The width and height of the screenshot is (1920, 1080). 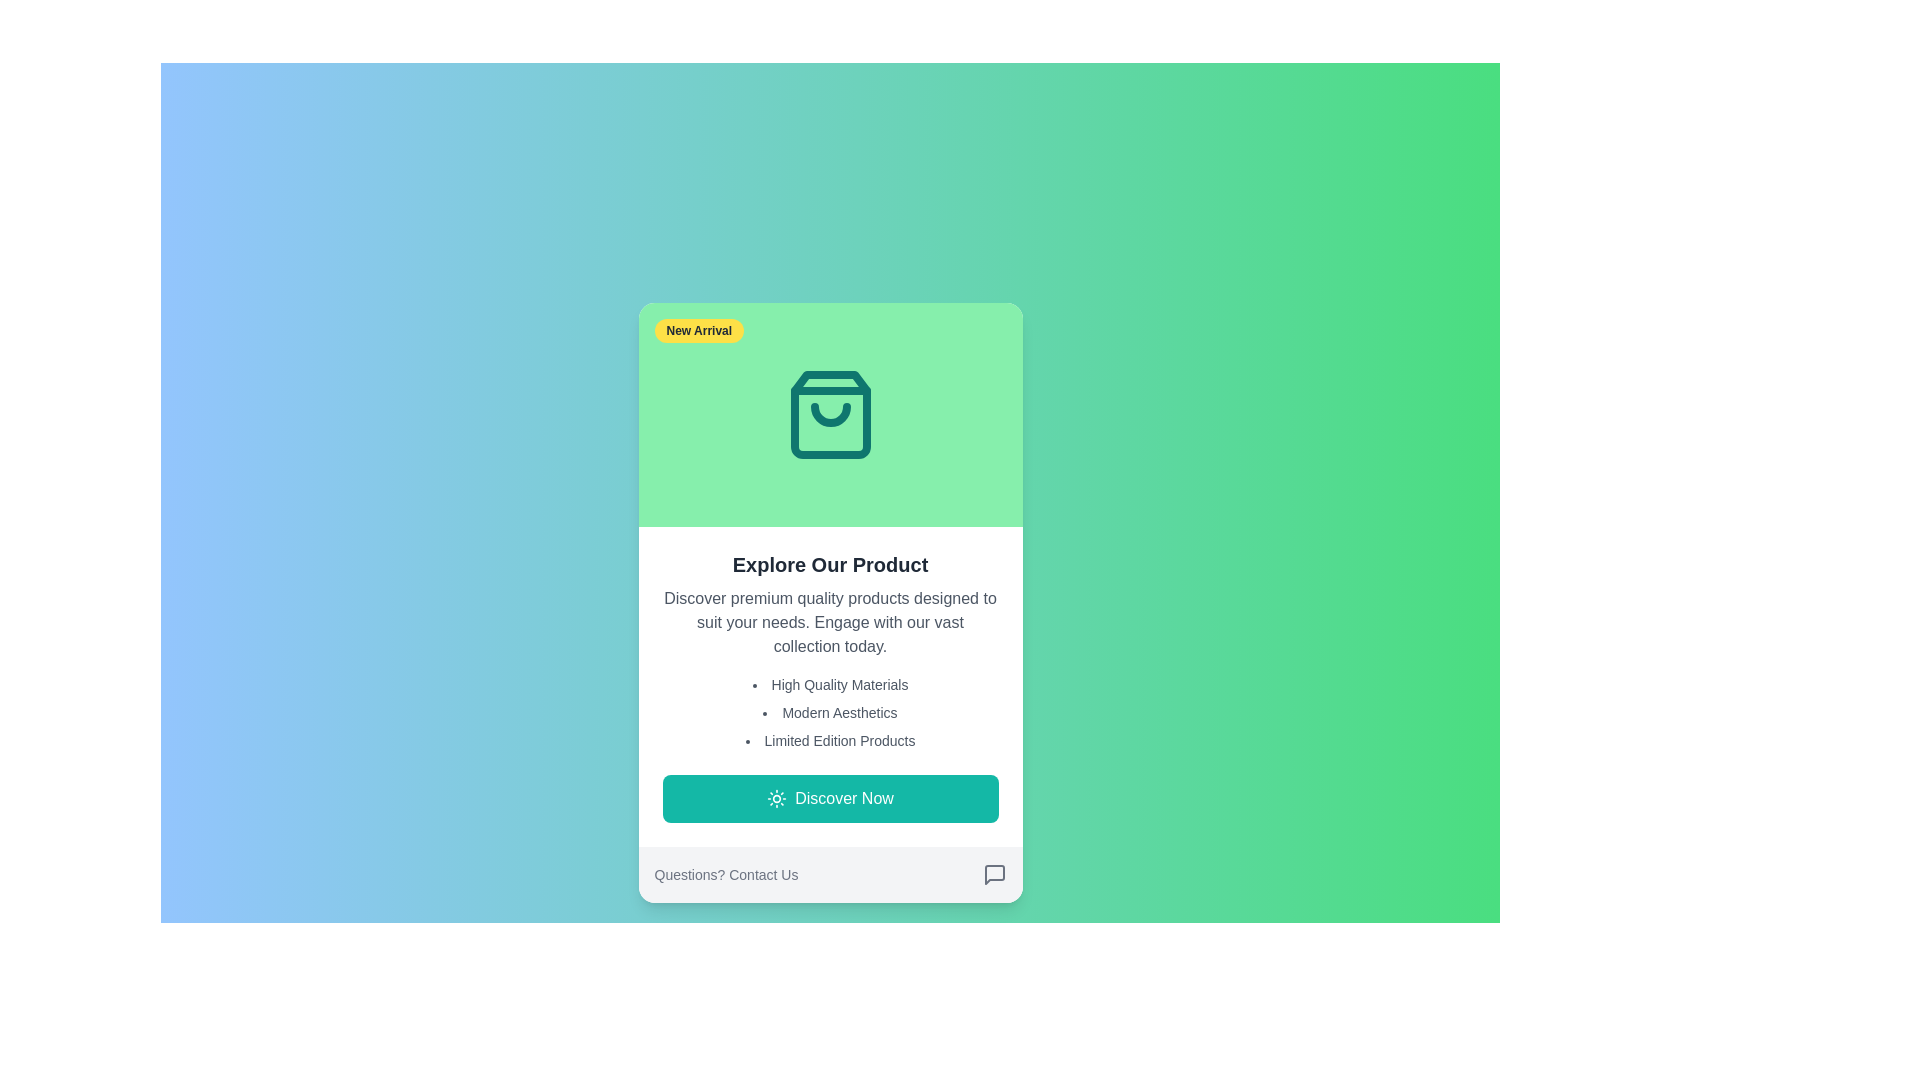 What do you see at coordinates (994, 874) in the screenshot?
I see `the message bubble icon in the footer section of the card component, which has a gray outline and a hollow center, located at the bottom-right corner aligned with the text 'Questions? Contact Us'` at bounding box center [994, 874].